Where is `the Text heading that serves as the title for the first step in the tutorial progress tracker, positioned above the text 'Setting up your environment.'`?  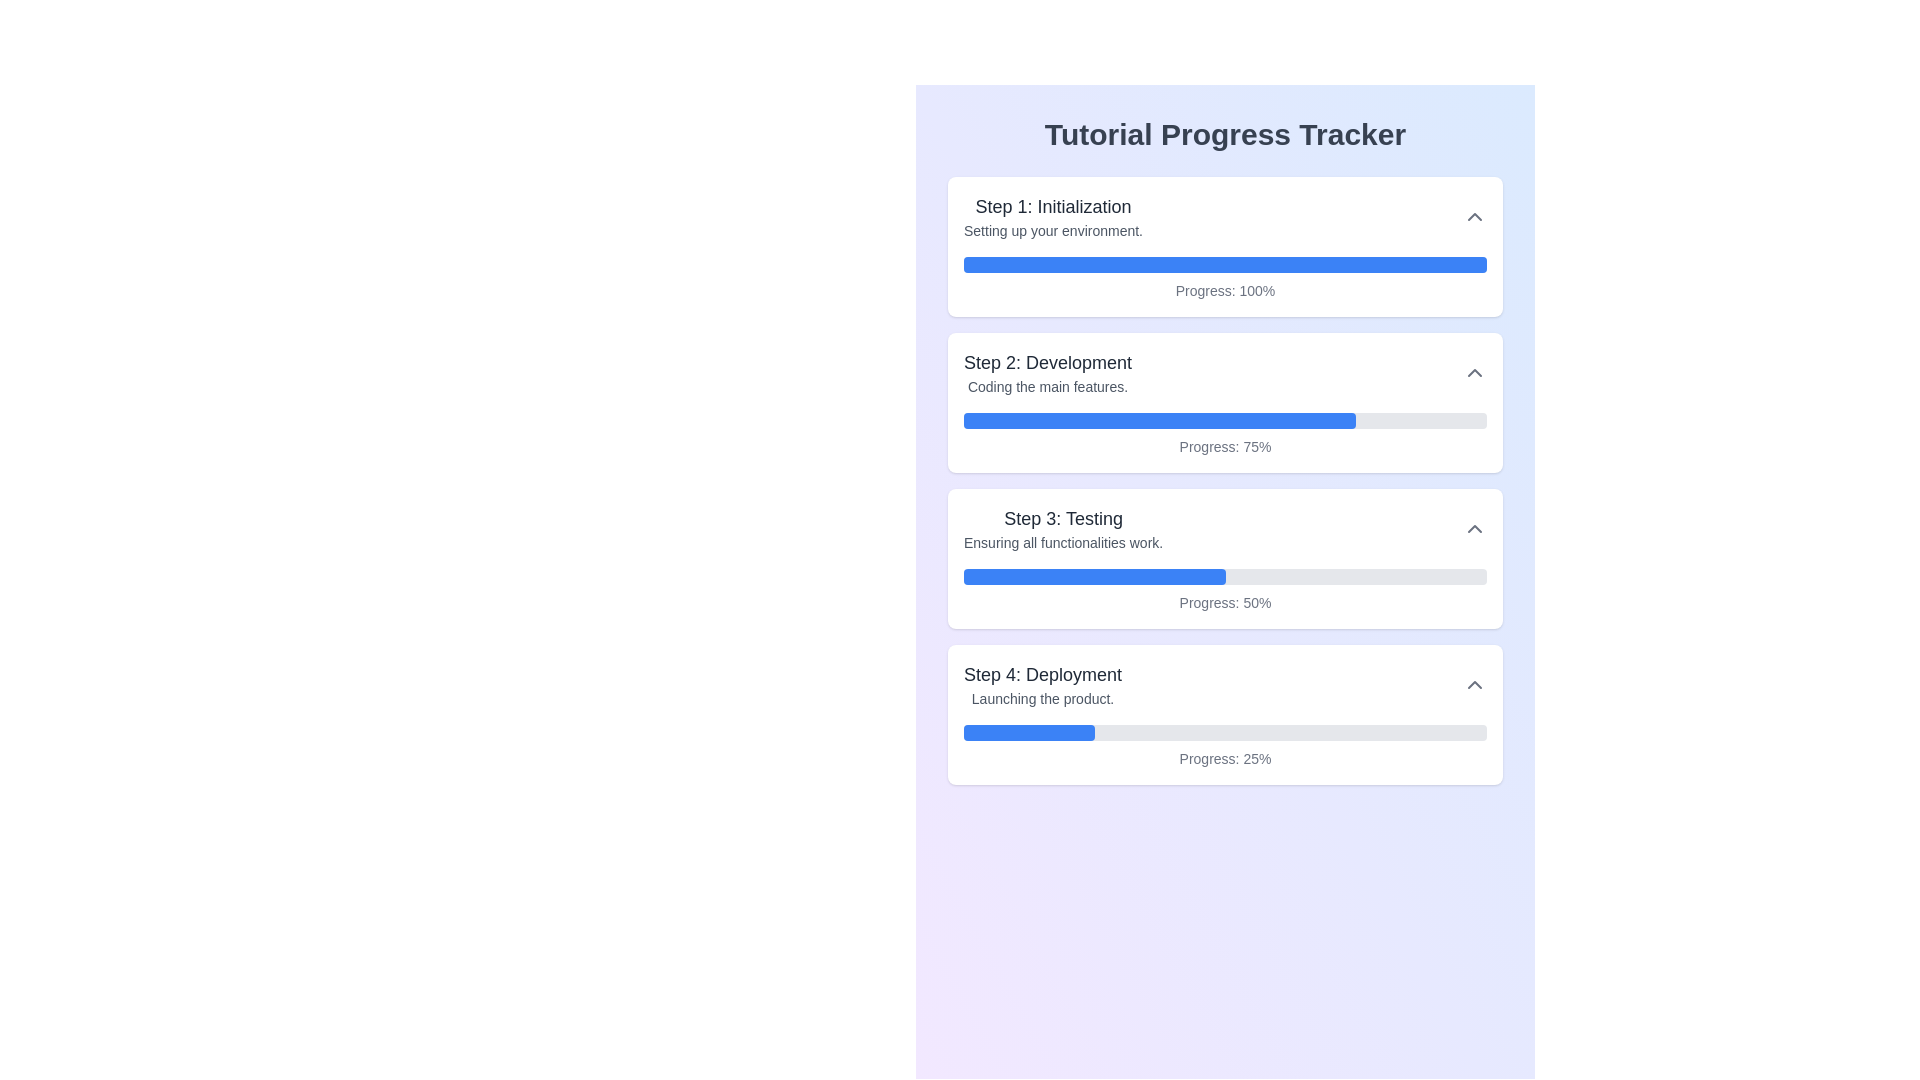
the Text heading that serves as the title for the first step in the tutorial progress tracker, positioned above the text 'Setting up your environment.' is located at coordinates (1052, 207).